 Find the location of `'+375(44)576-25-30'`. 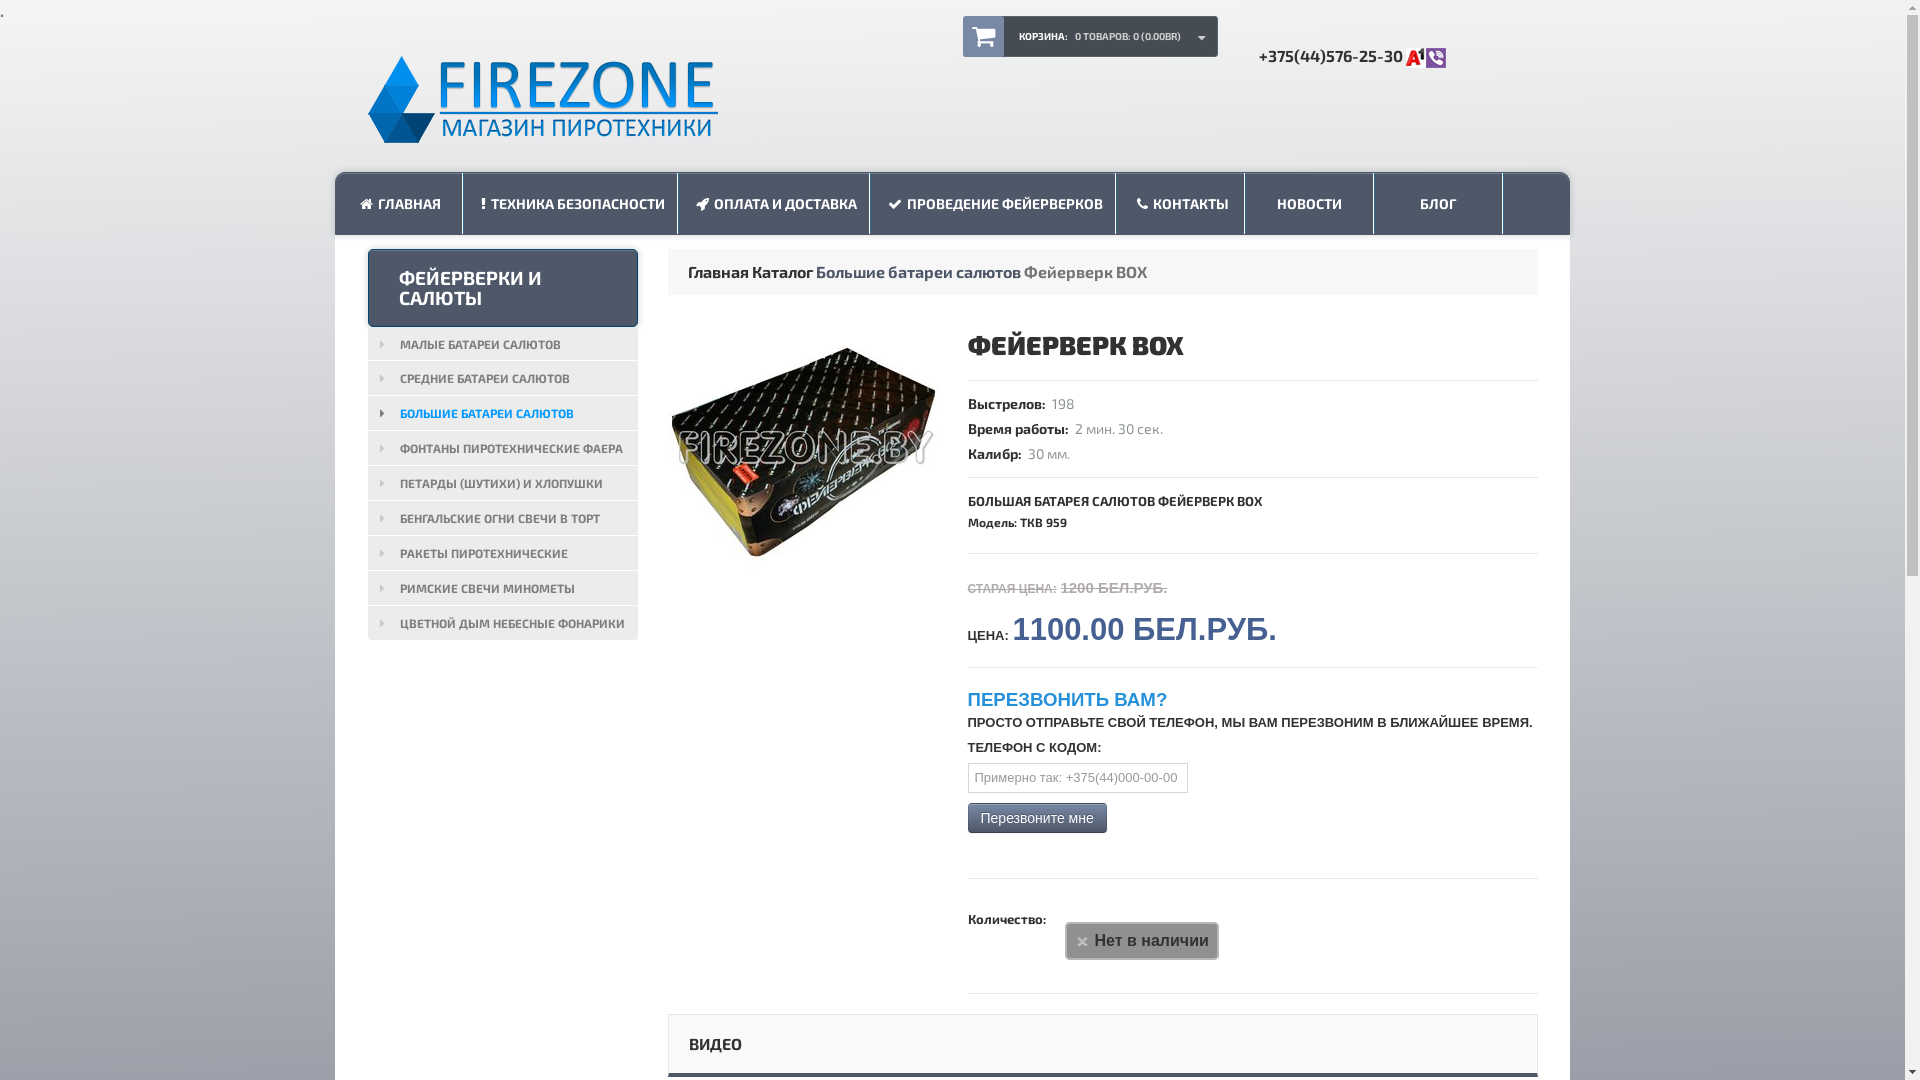

'+375(44)576-25-30' is located at coordinates (1256, 54).